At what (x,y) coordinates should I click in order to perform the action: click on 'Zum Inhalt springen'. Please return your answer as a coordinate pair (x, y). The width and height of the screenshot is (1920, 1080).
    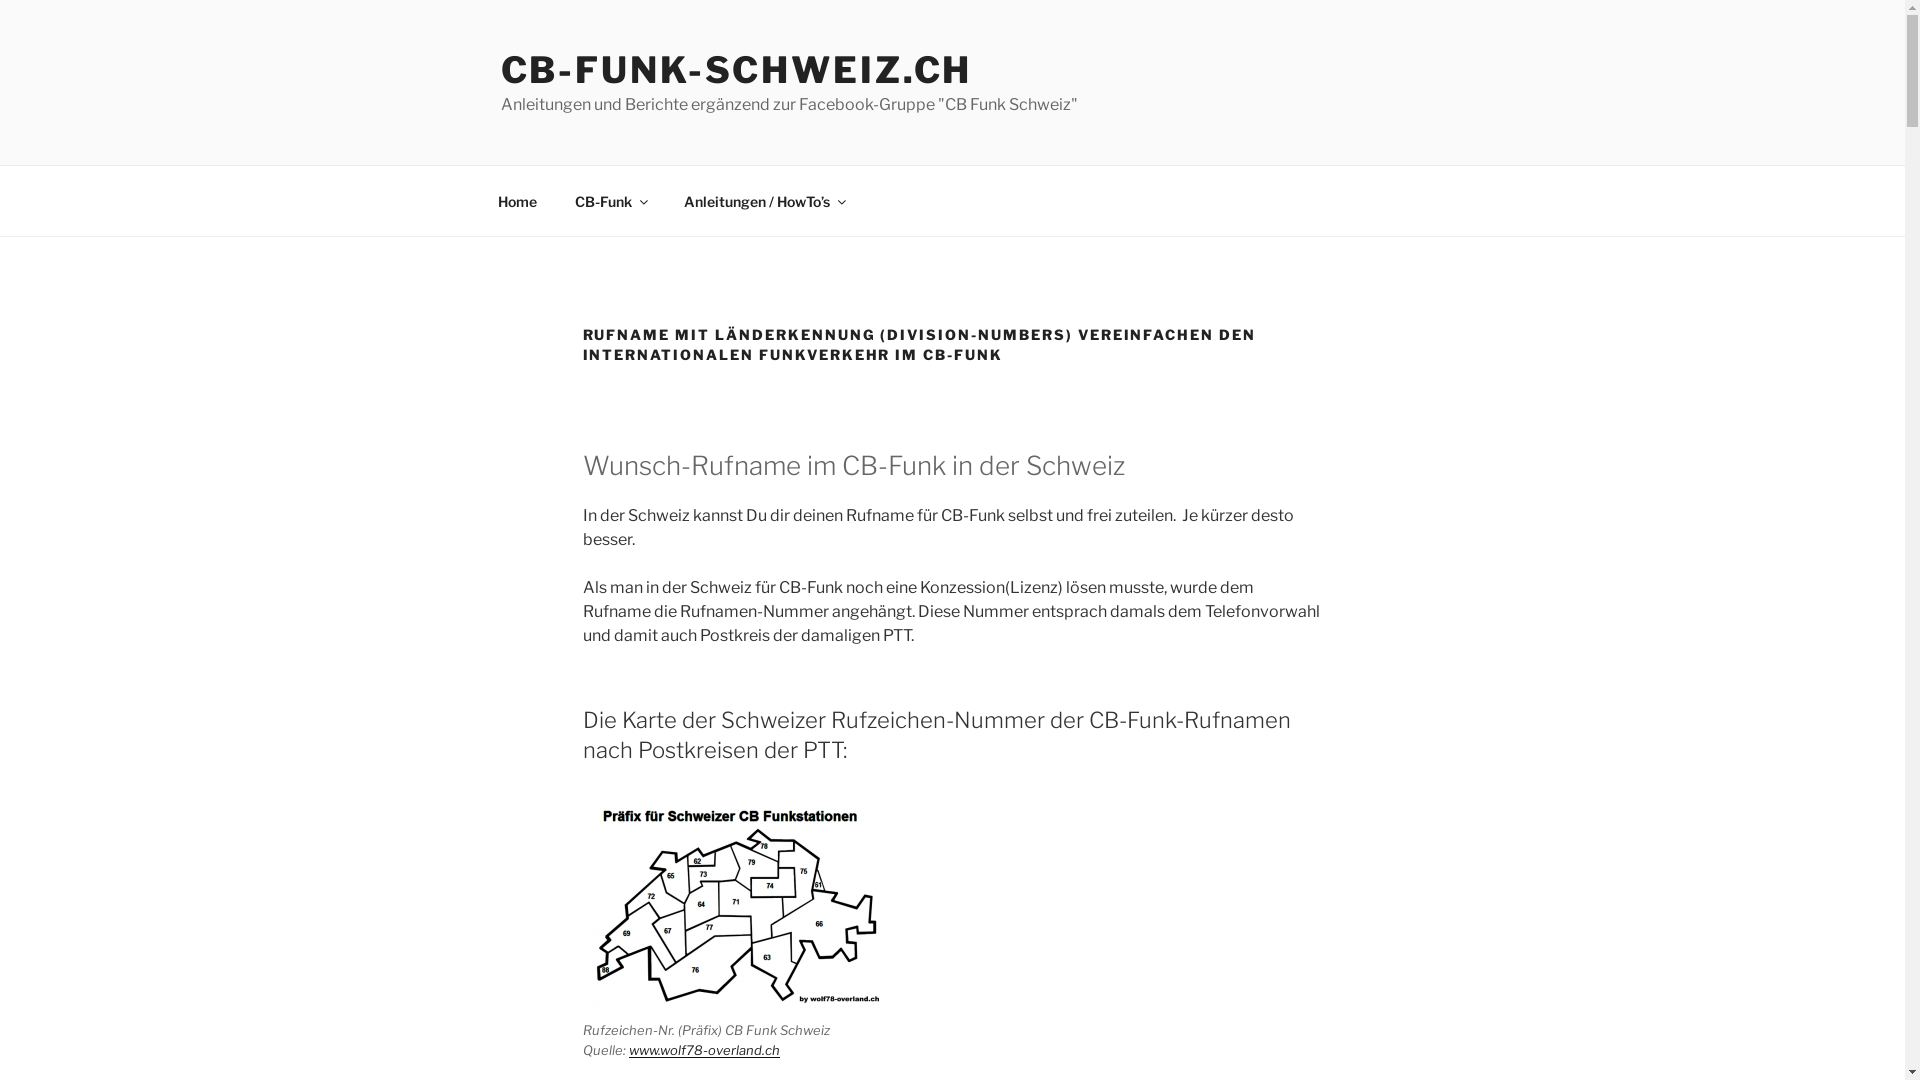
    Looking at the image, I should click on (0, 0).